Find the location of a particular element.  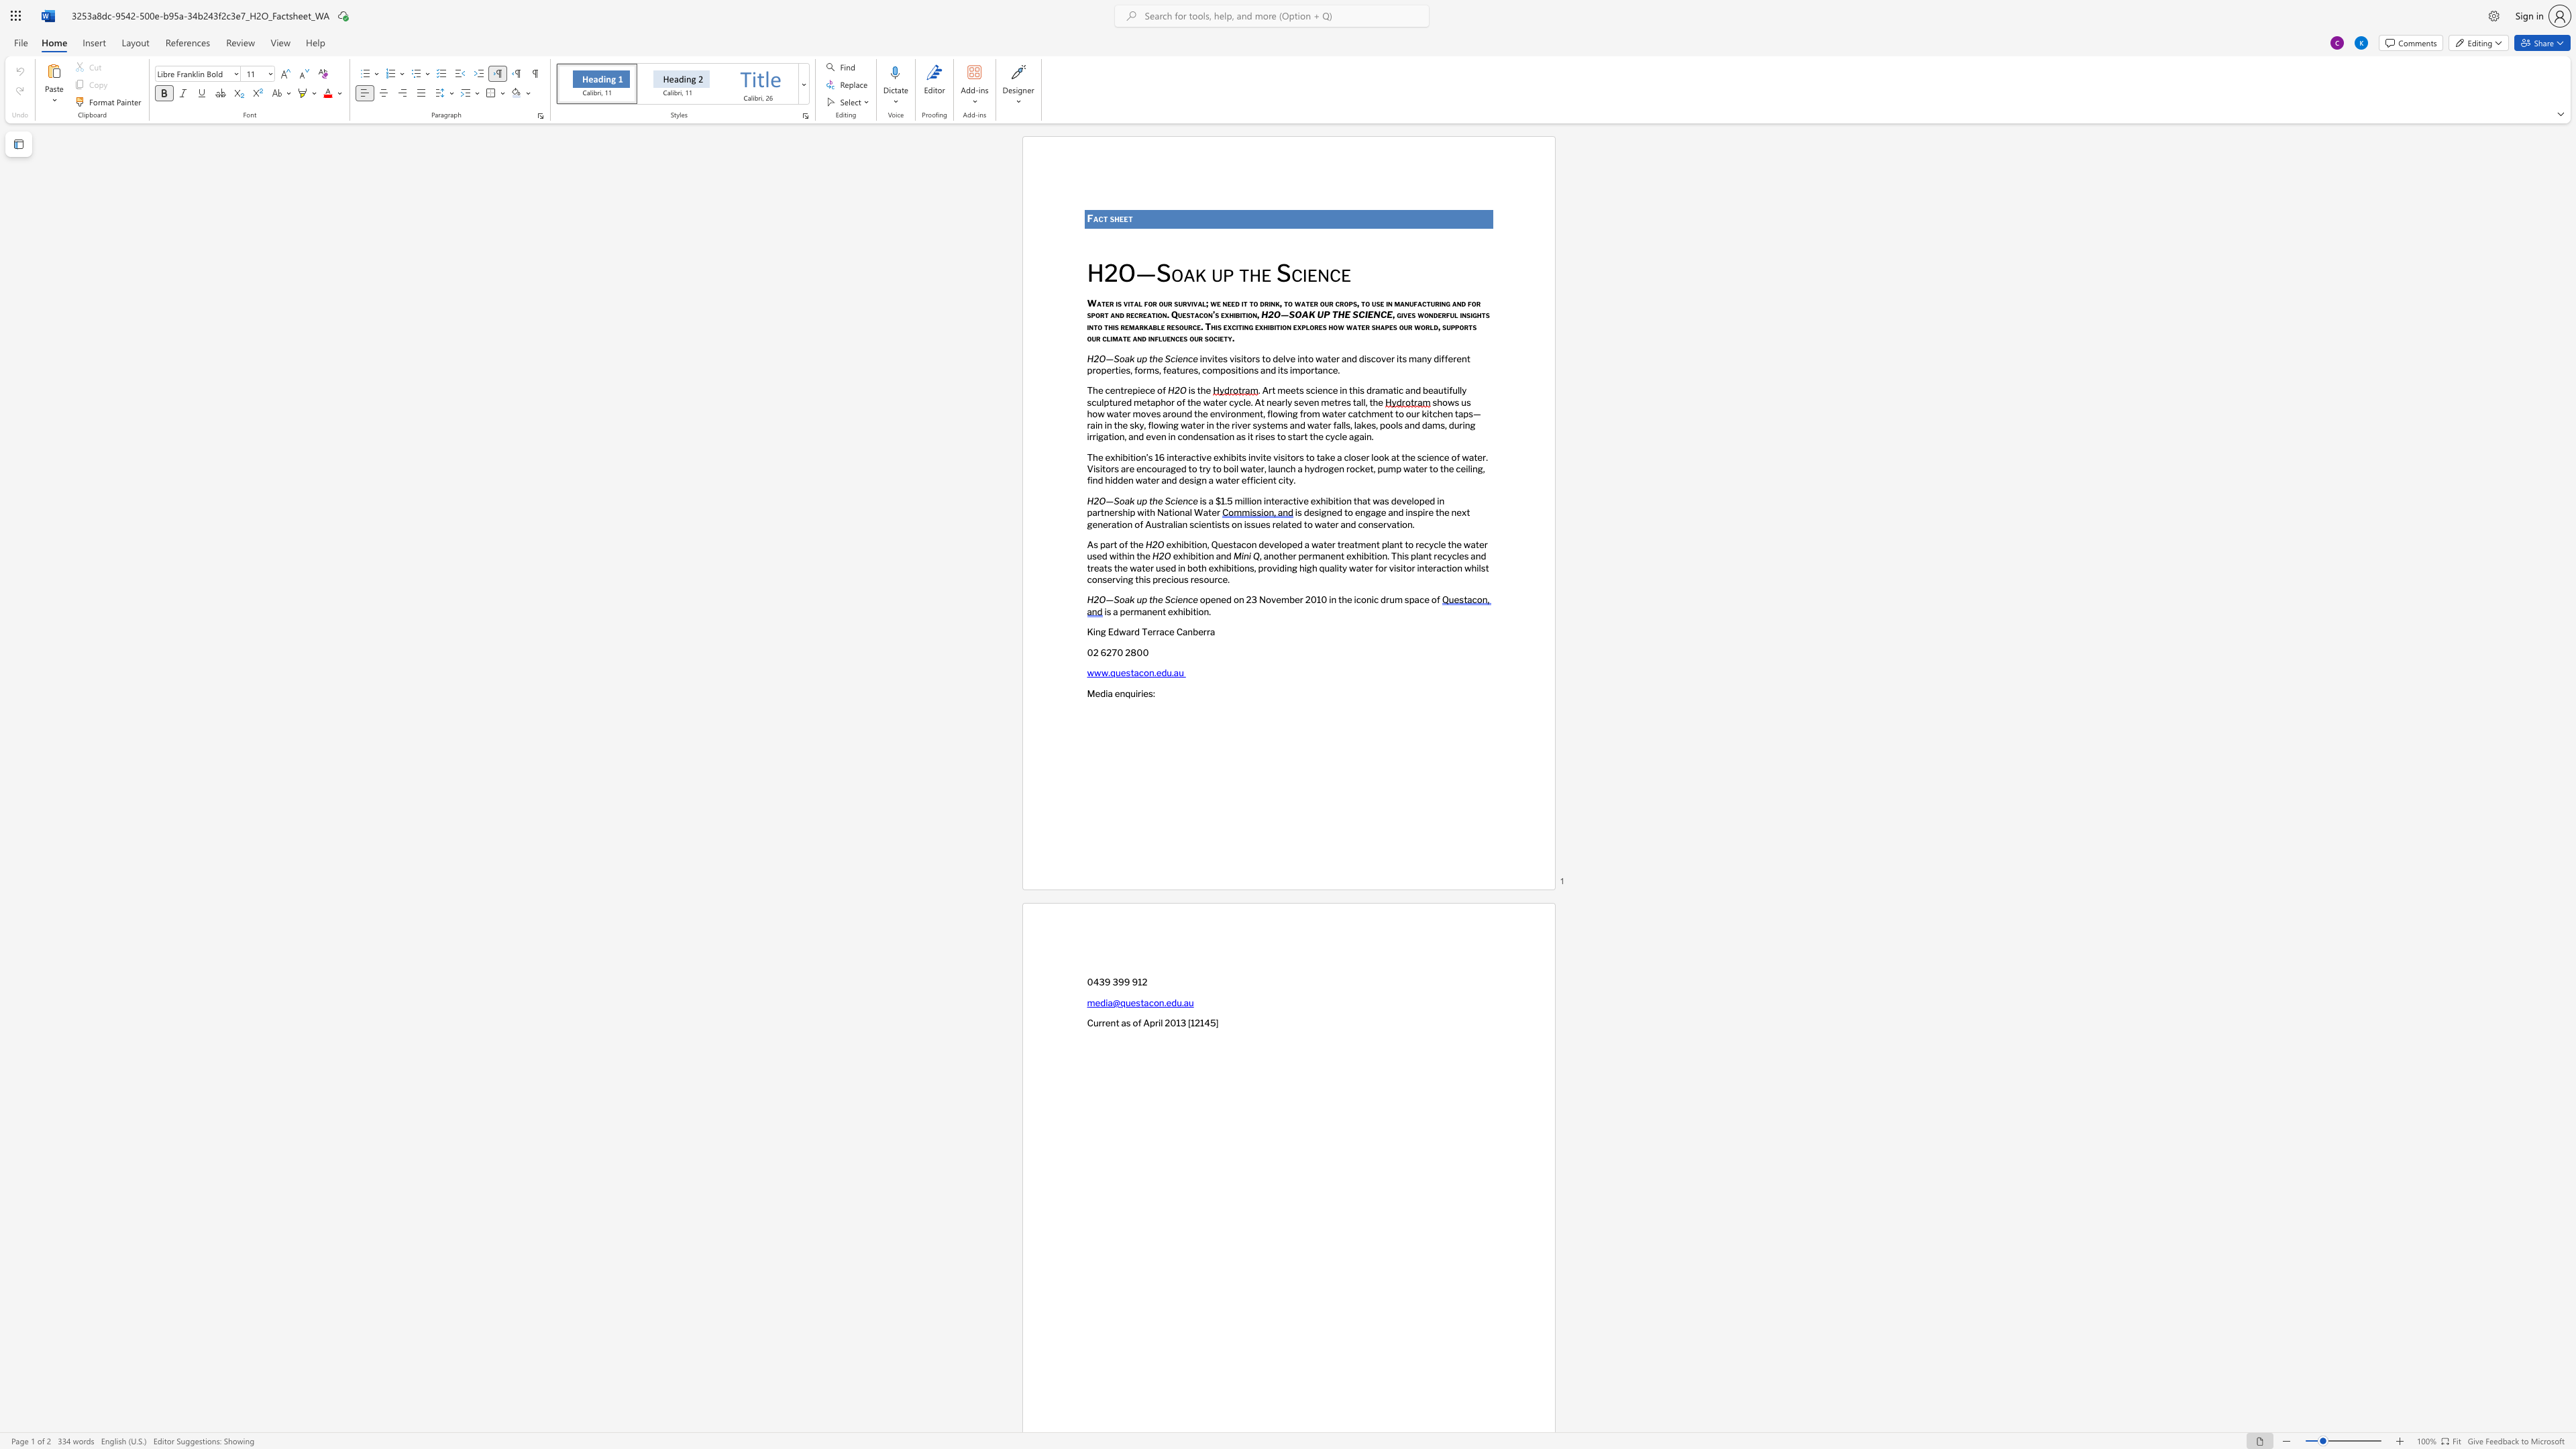

the subset text "ec" within the text "The centrepiece of" is located at coordinates (1138, 390).